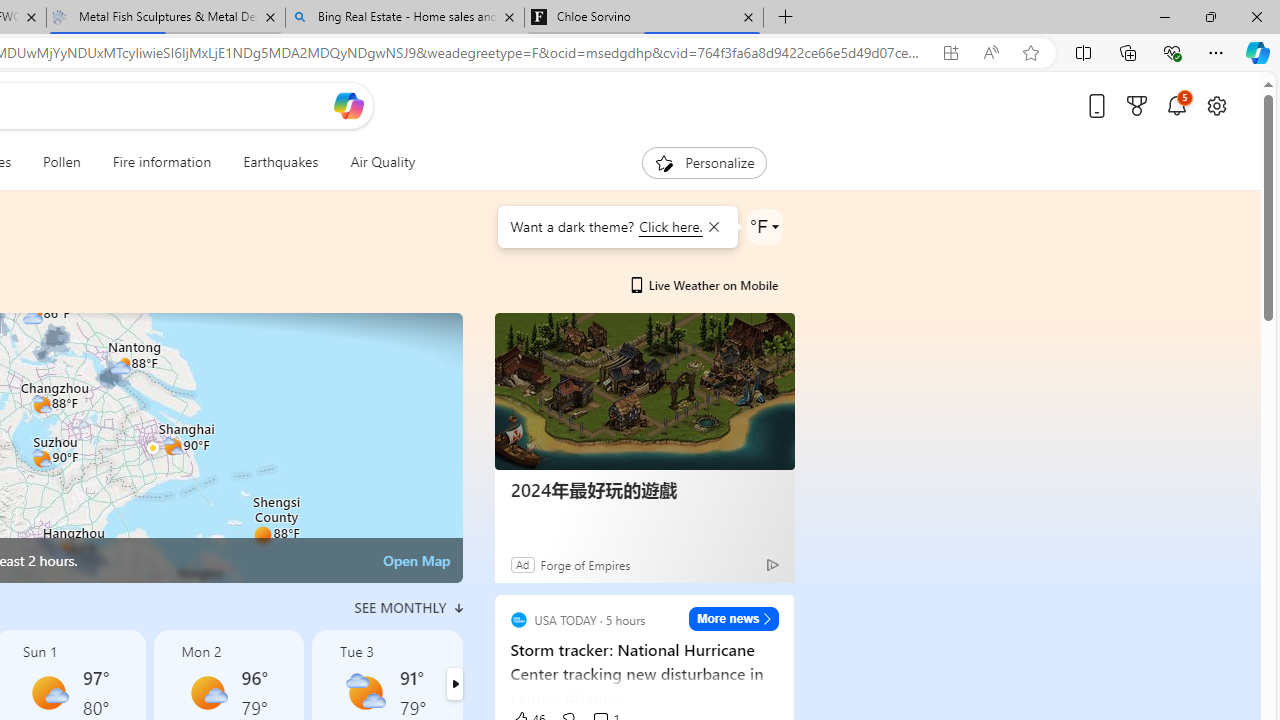 Image resolution: width=1280 pixels, height=720 pixels. What do you see at coordinates (415, 560) in the screenshot?
I see `'Open Map'` at bounding box center [415, 560].